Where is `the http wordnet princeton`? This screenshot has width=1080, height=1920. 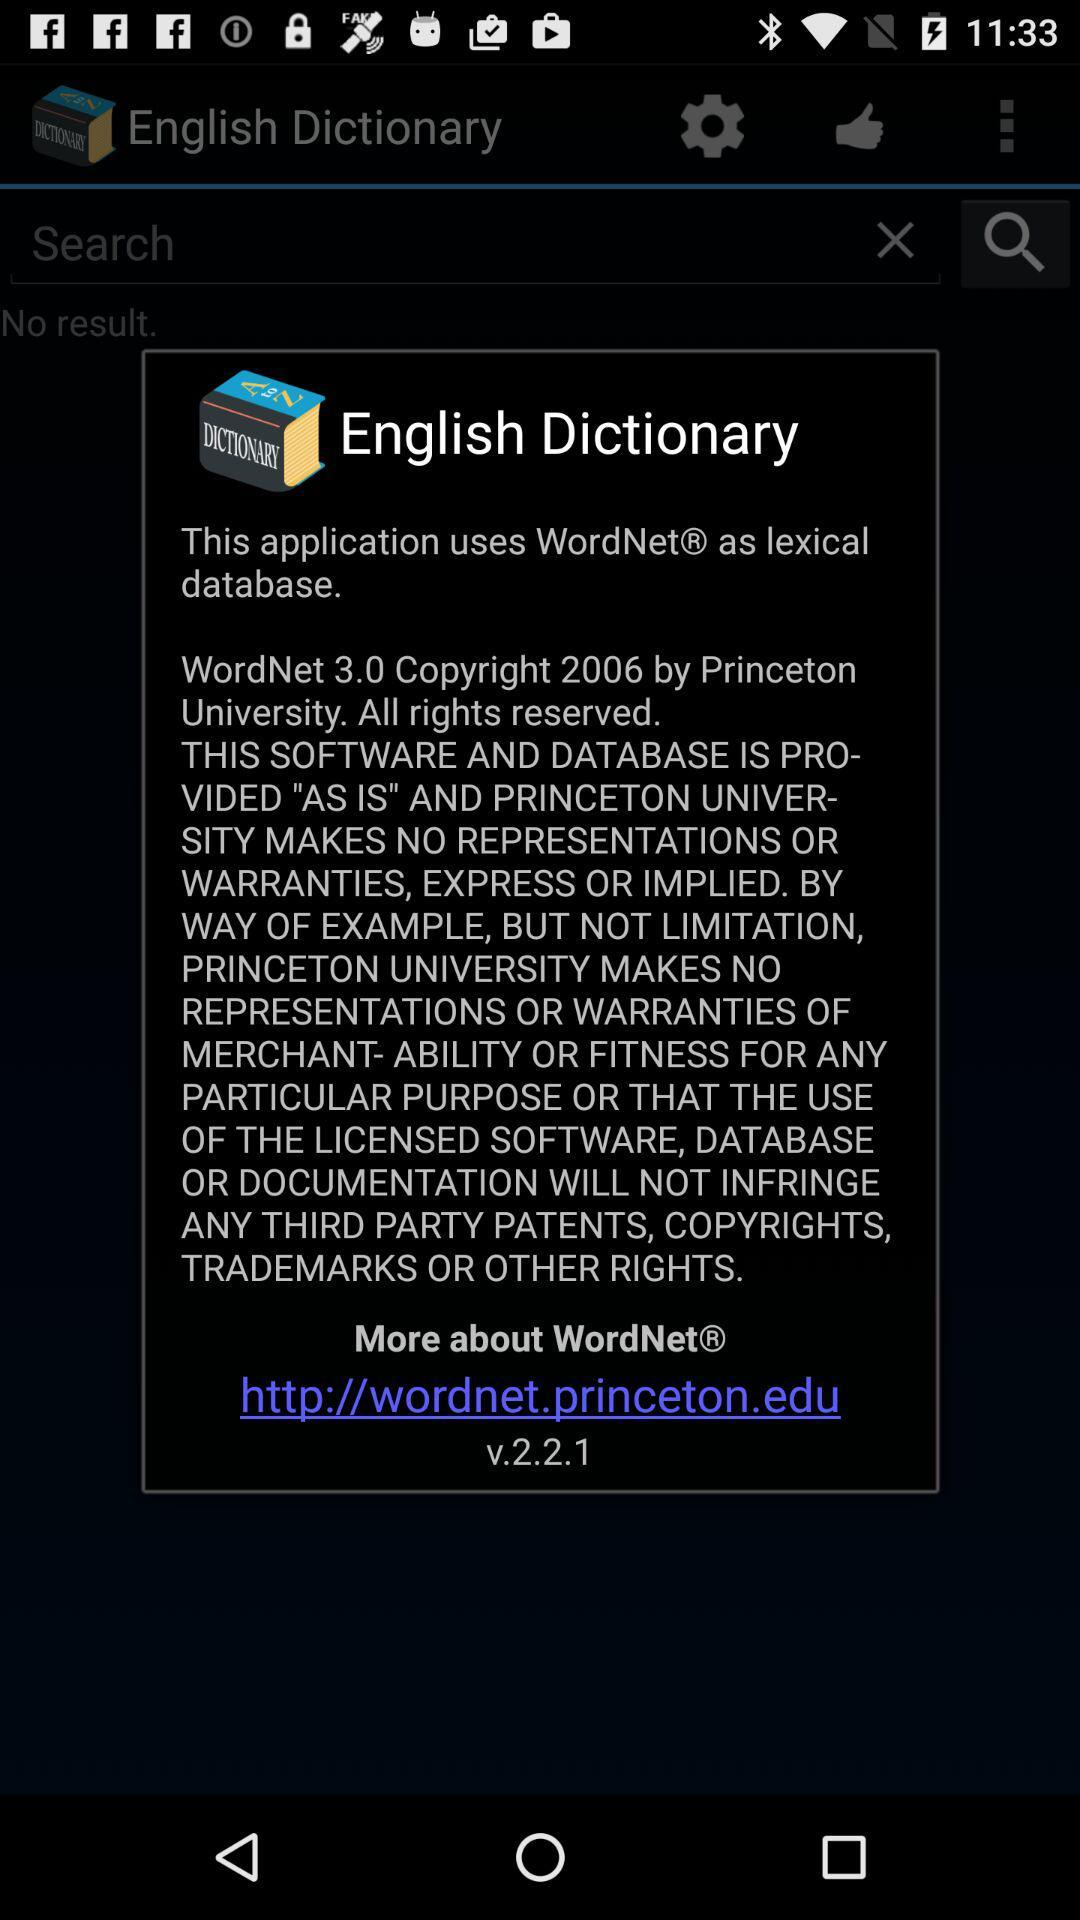
the http wordnet princeton is located at coordinates (540, 1392).